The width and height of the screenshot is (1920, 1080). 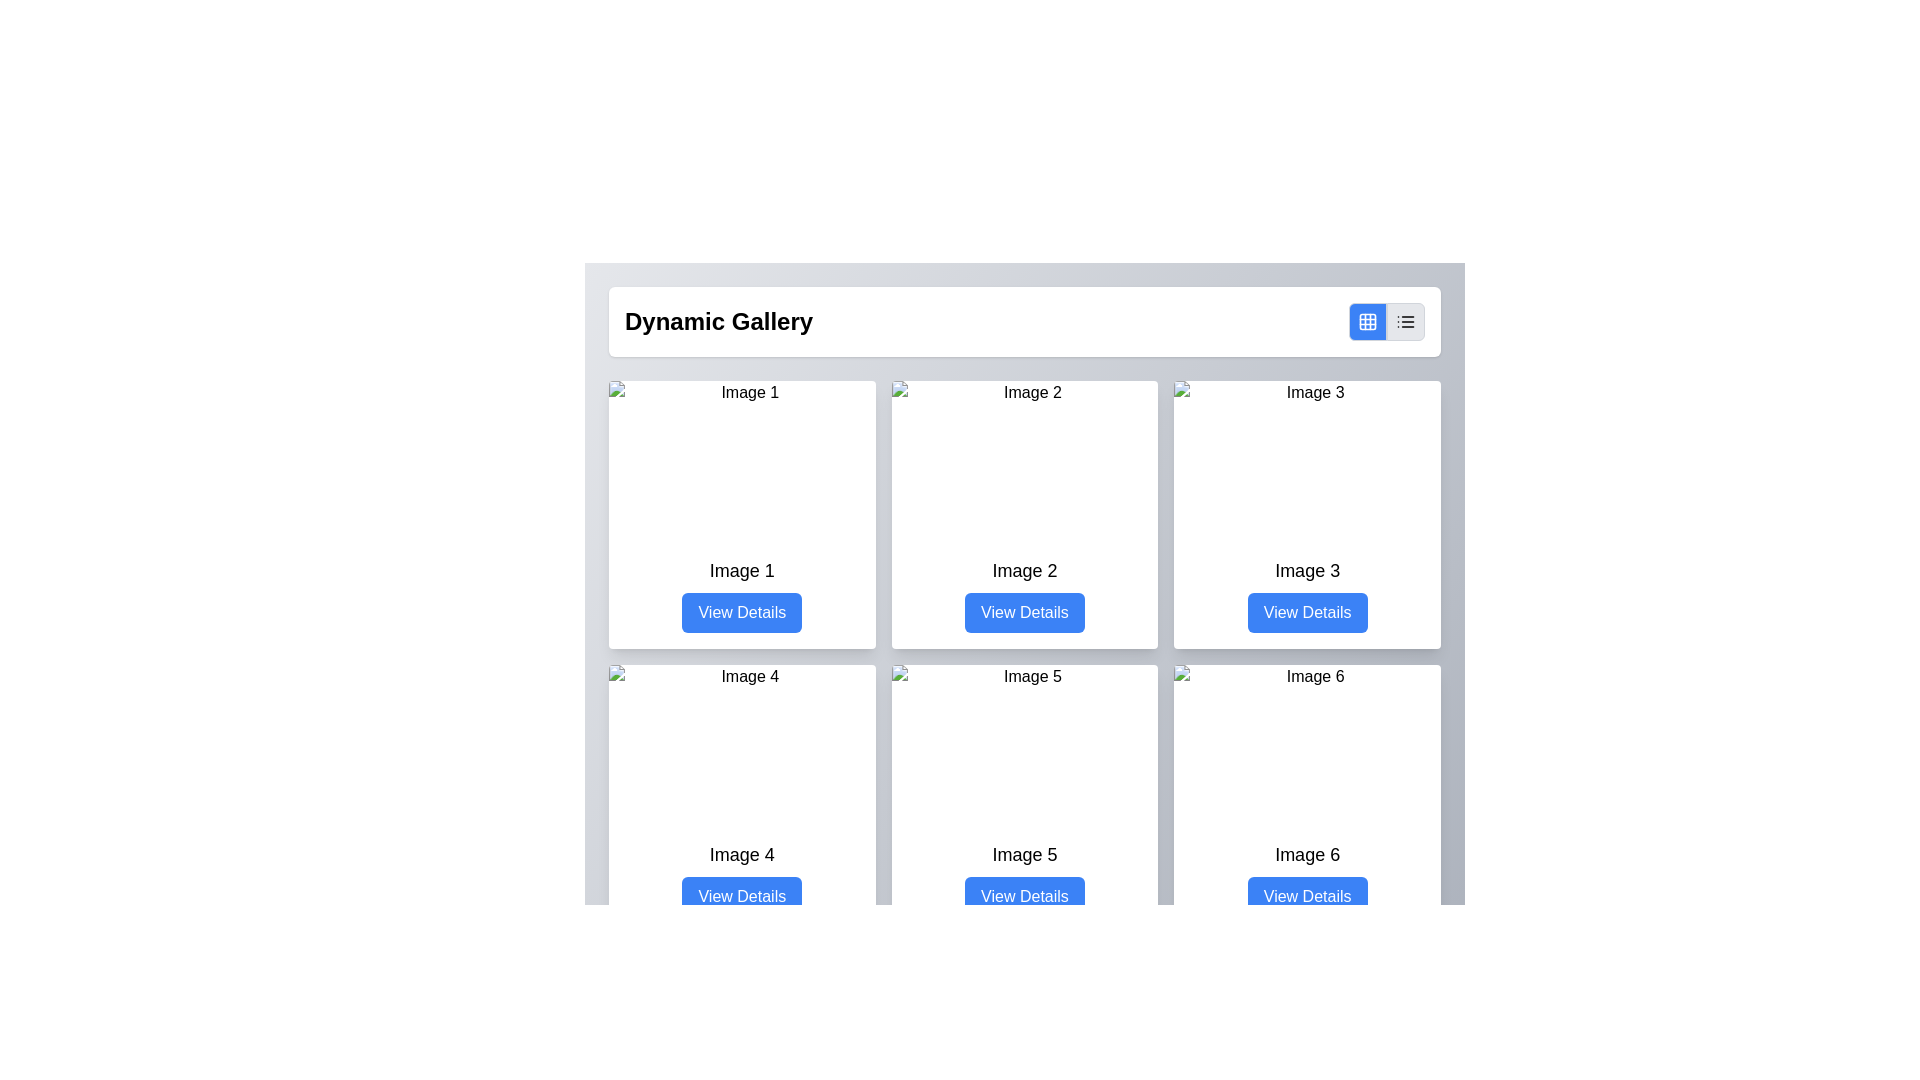 What do you see at coordinates (1307, 797) in the screenshot?
I see `the card representing 'Image 6' located in the bottom-right corner of the grid layout, specifically the sixth card in the second row and third column` at bounding box center [1307, 797].